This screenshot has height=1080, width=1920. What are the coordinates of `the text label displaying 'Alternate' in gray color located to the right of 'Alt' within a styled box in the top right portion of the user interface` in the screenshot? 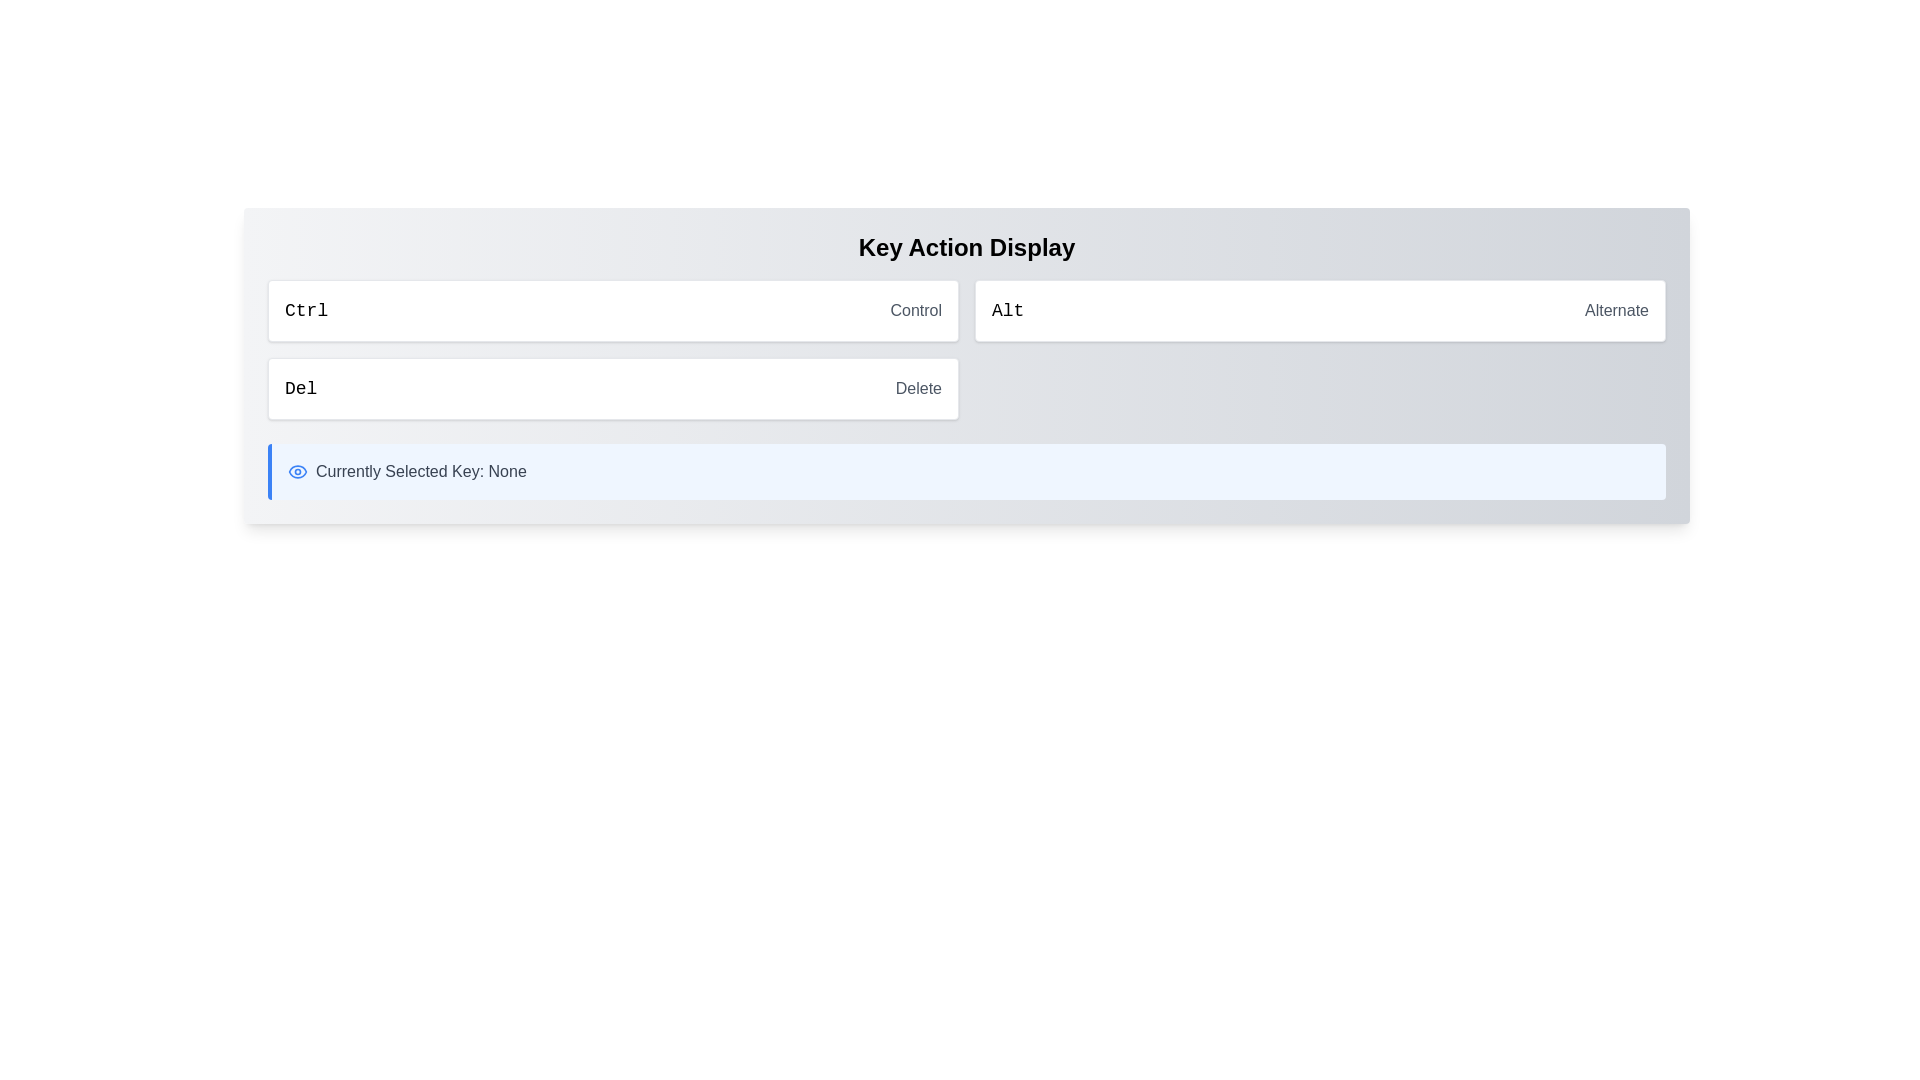 It's located at (1617, 311).